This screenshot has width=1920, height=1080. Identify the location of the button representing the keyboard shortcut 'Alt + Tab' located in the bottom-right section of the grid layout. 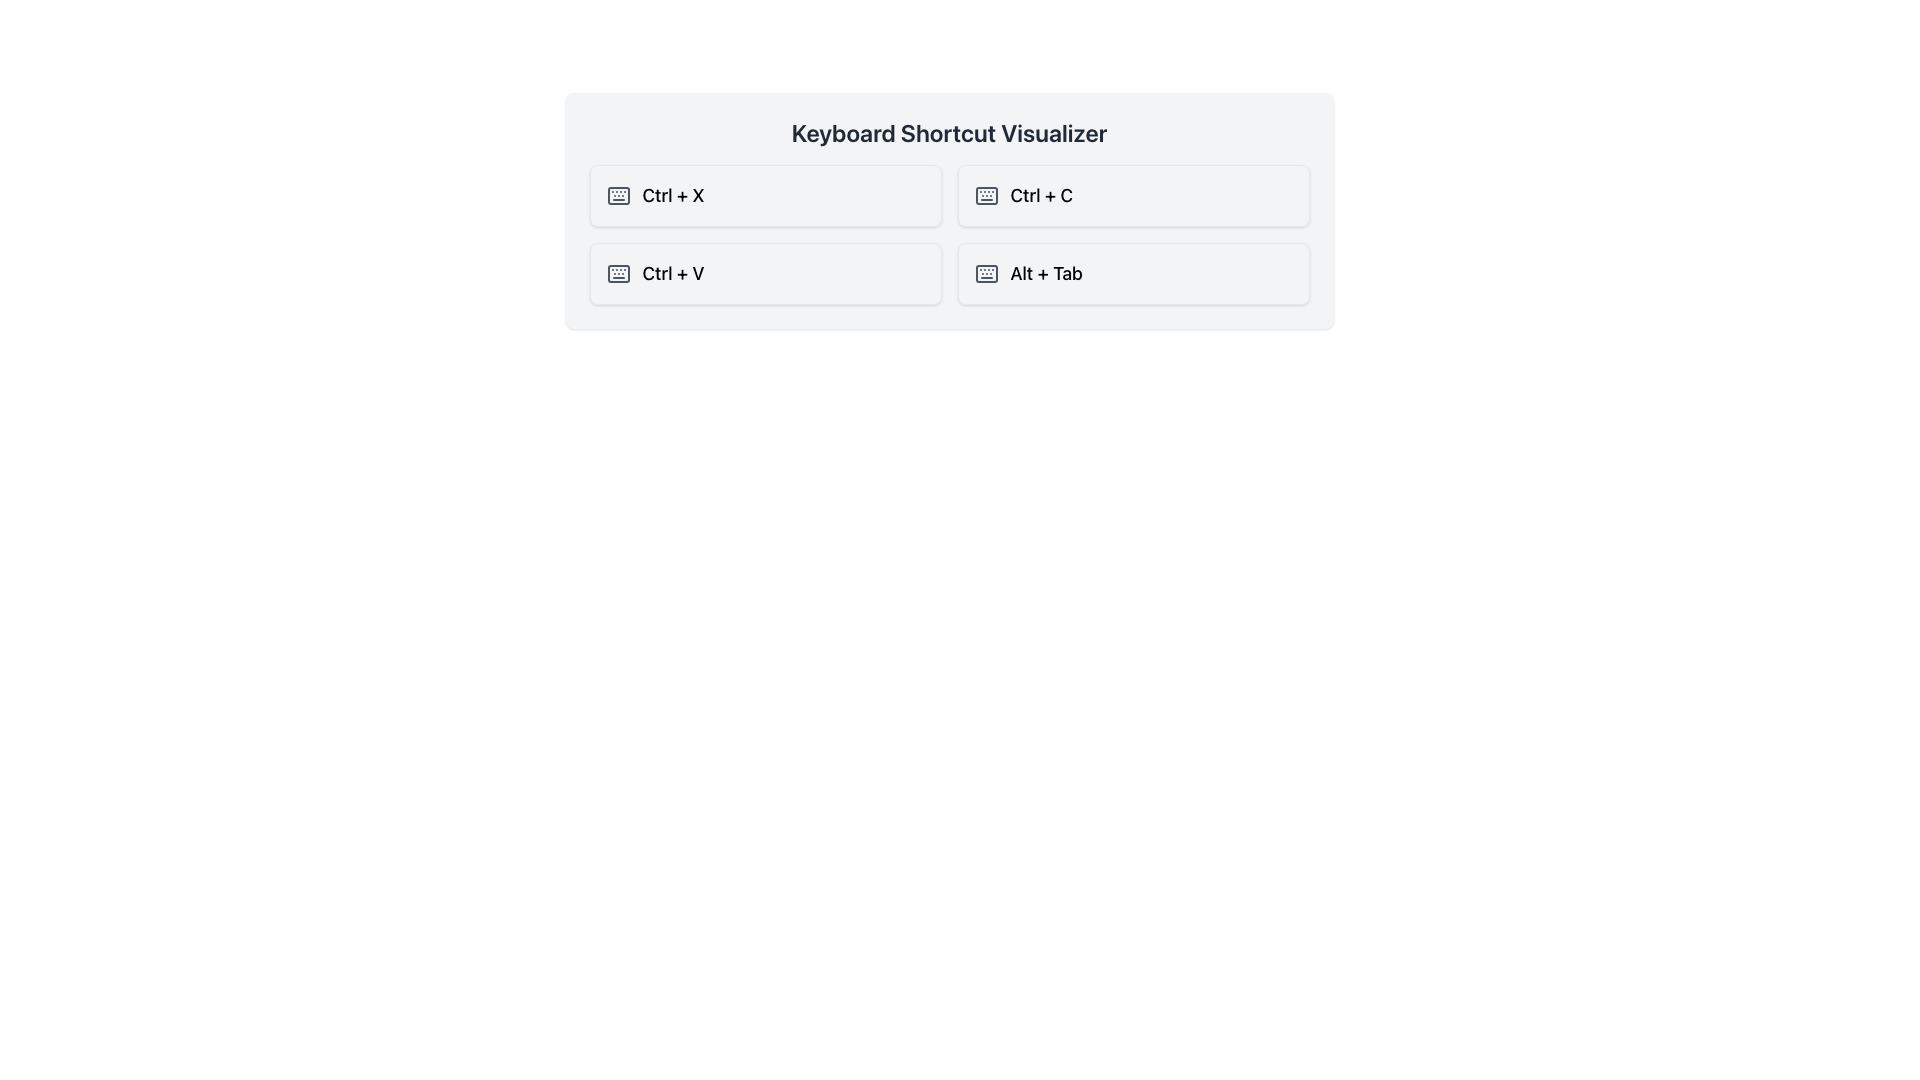
(1133, 273).